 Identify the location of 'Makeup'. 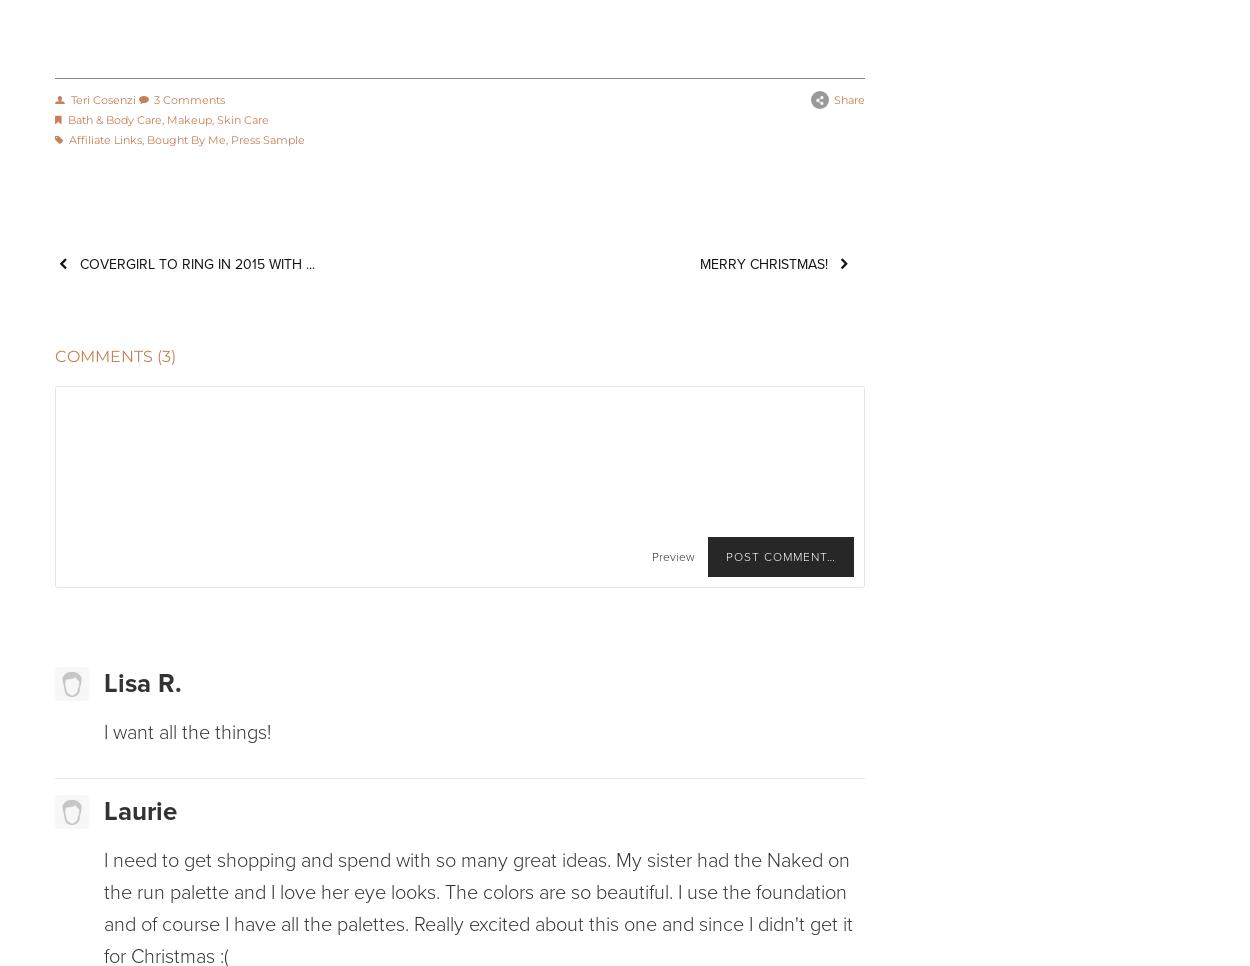
(166, 119).